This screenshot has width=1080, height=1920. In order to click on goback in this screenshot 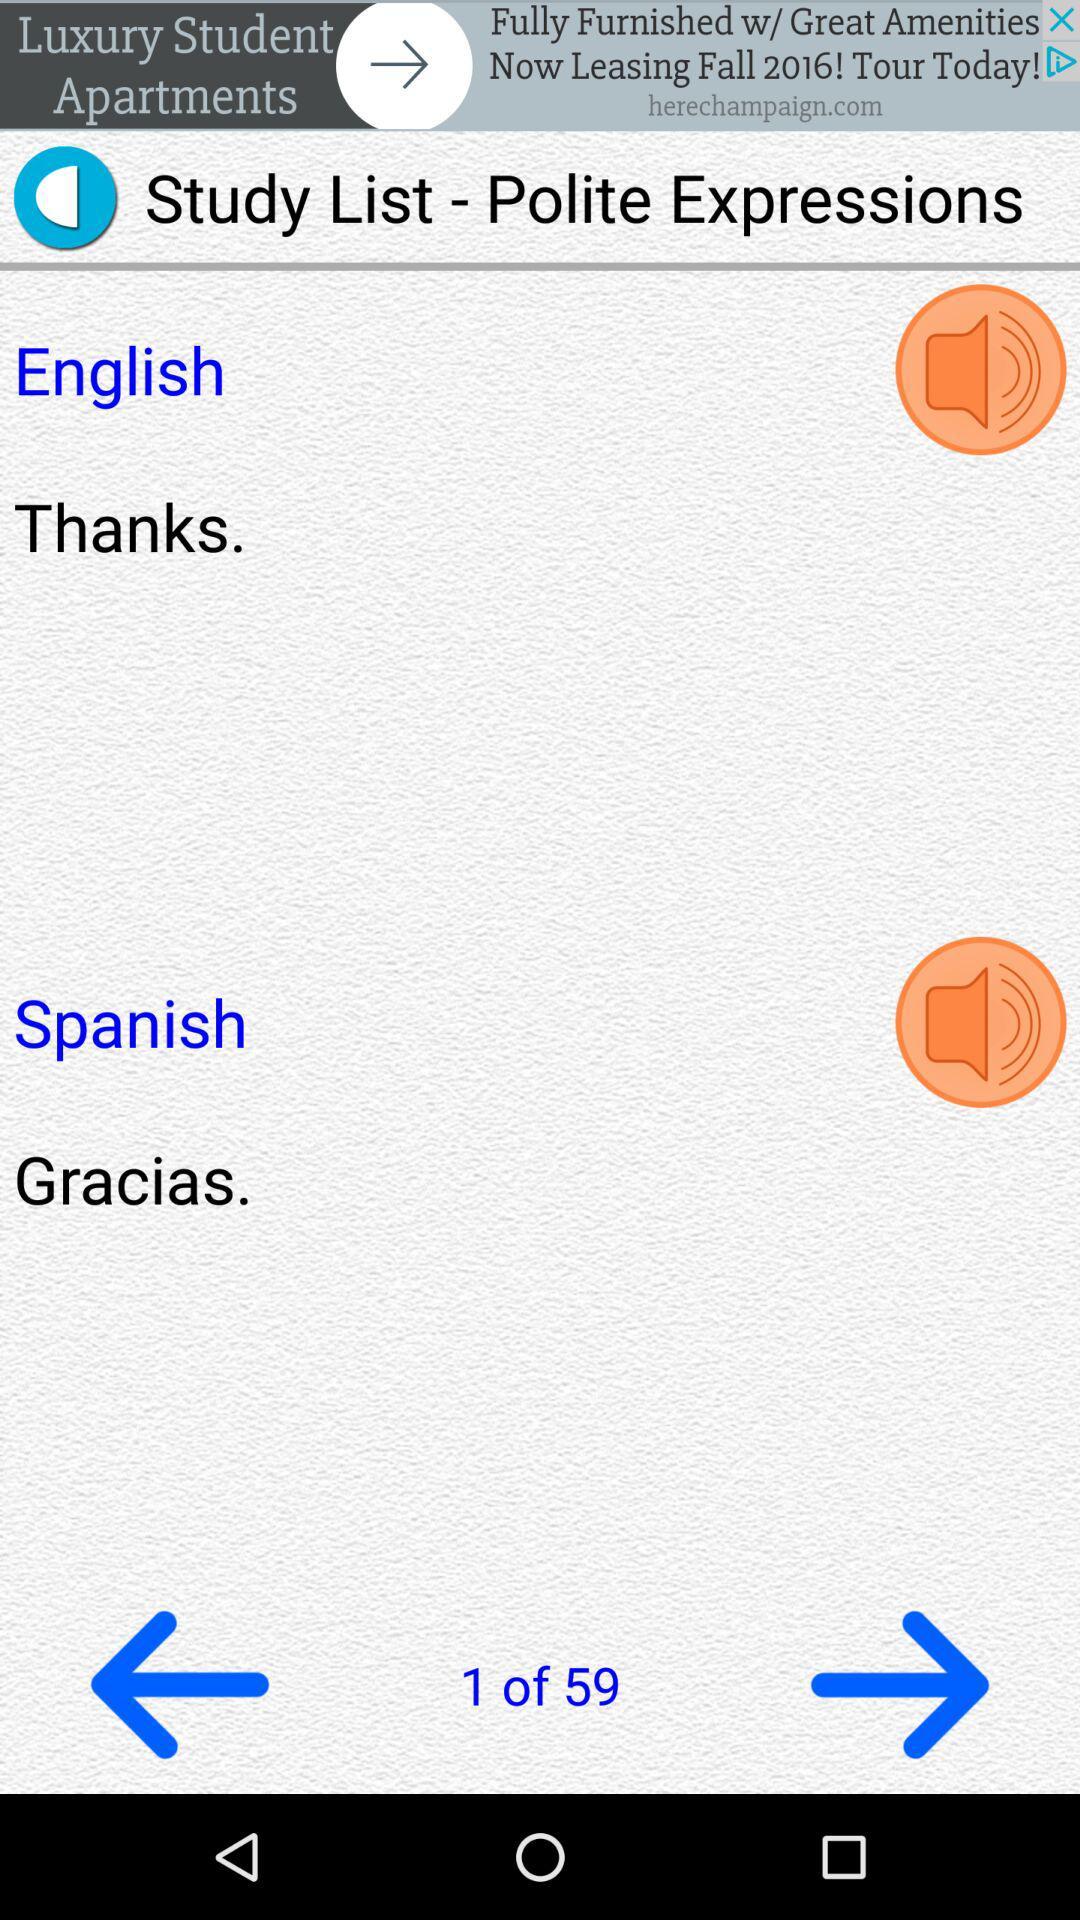, I will do `click(180, 1683)`.